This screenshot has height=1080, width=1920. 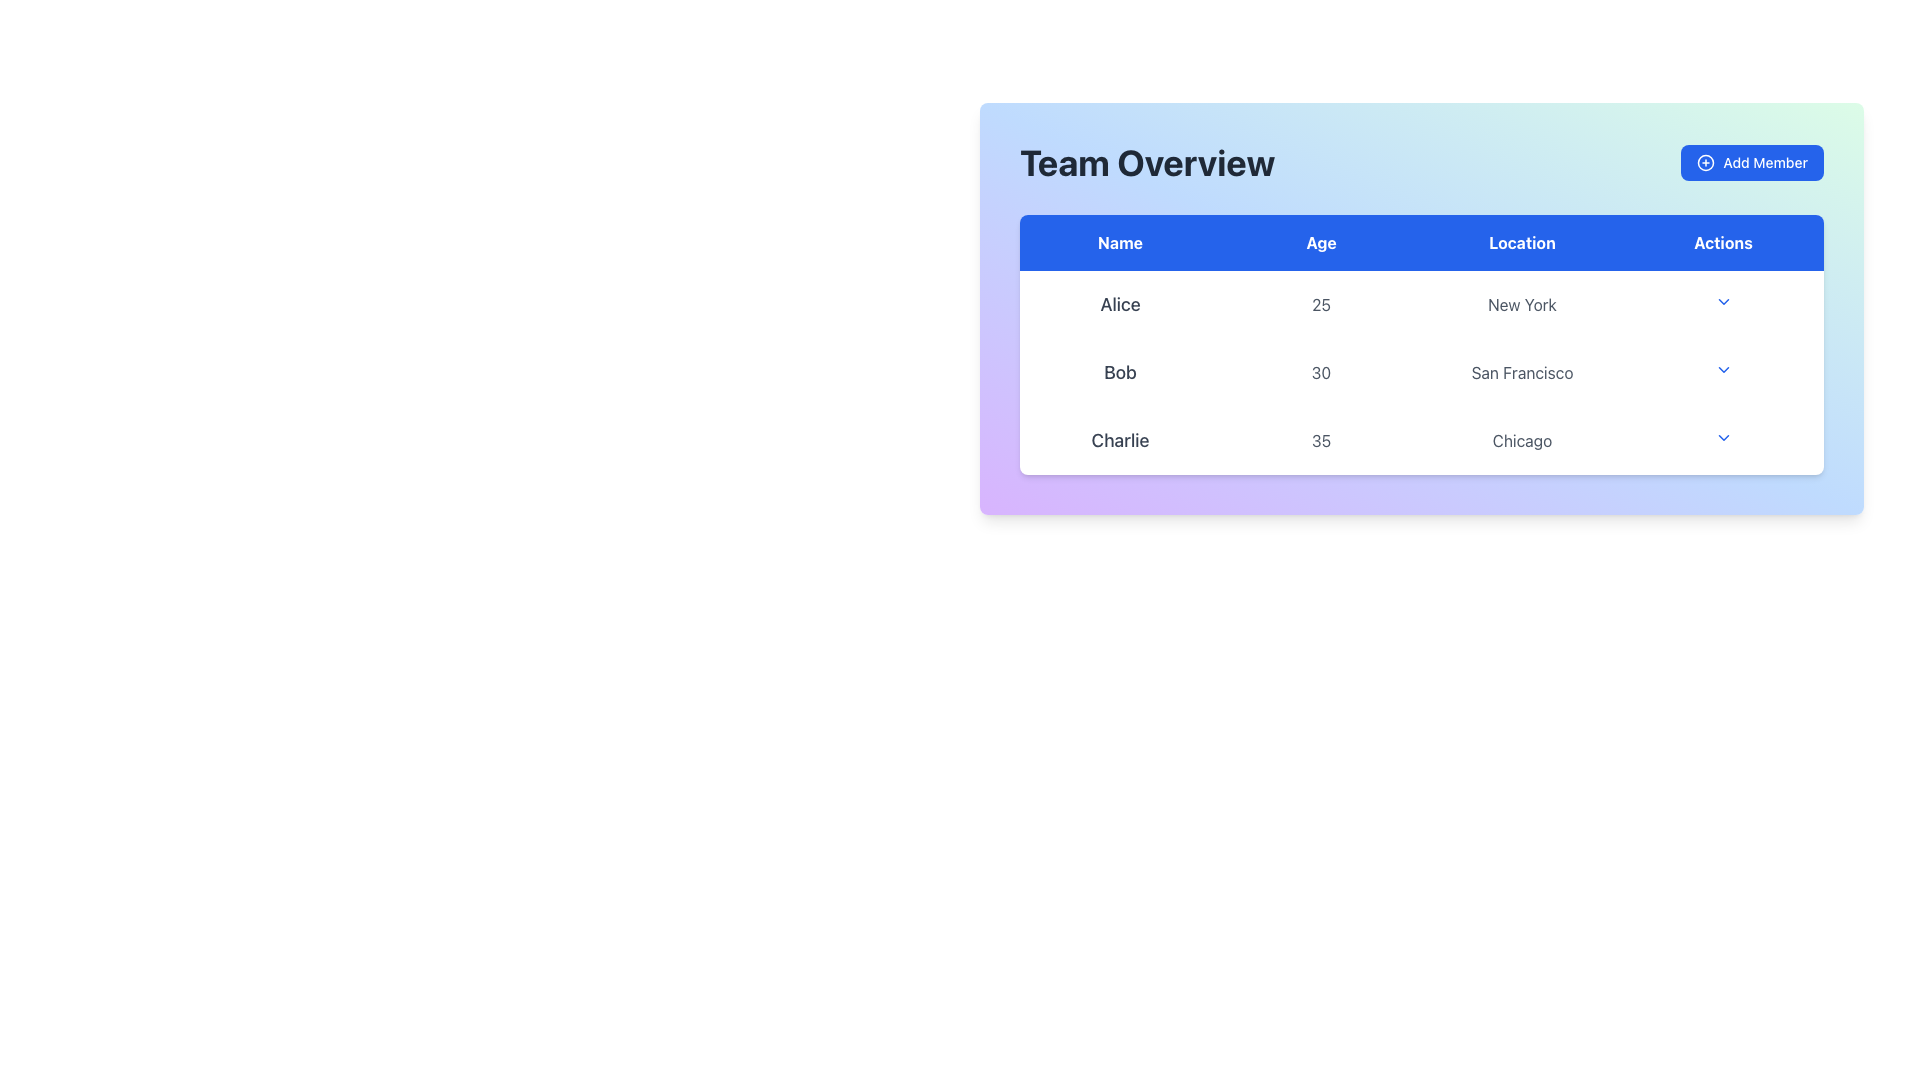 I want to click on the circular plus icon adjacent to the 'Add Member' text on the blue rounded button located in the top-right corner of the interface, so click(x=1705, y=161).